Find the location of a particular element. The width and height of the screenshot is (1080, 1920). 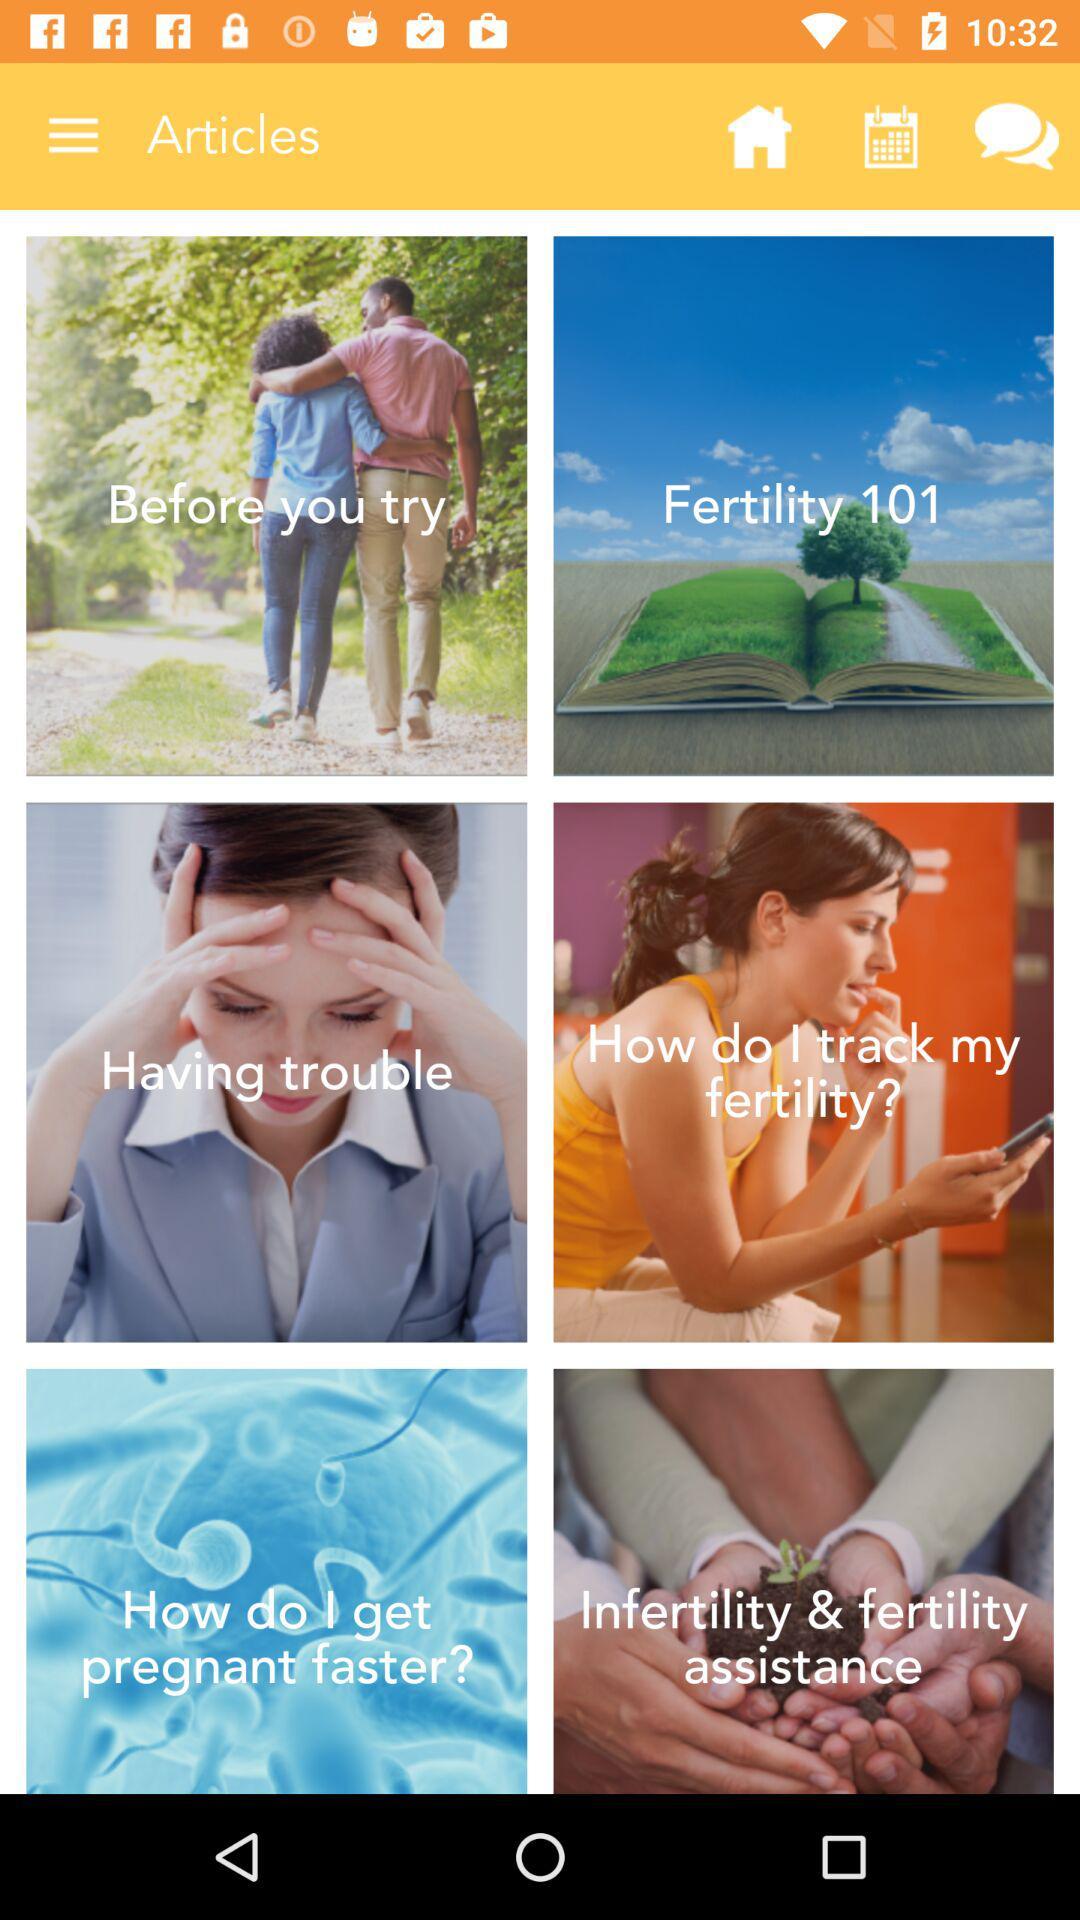

articles item is located at coordinates (418, 135).